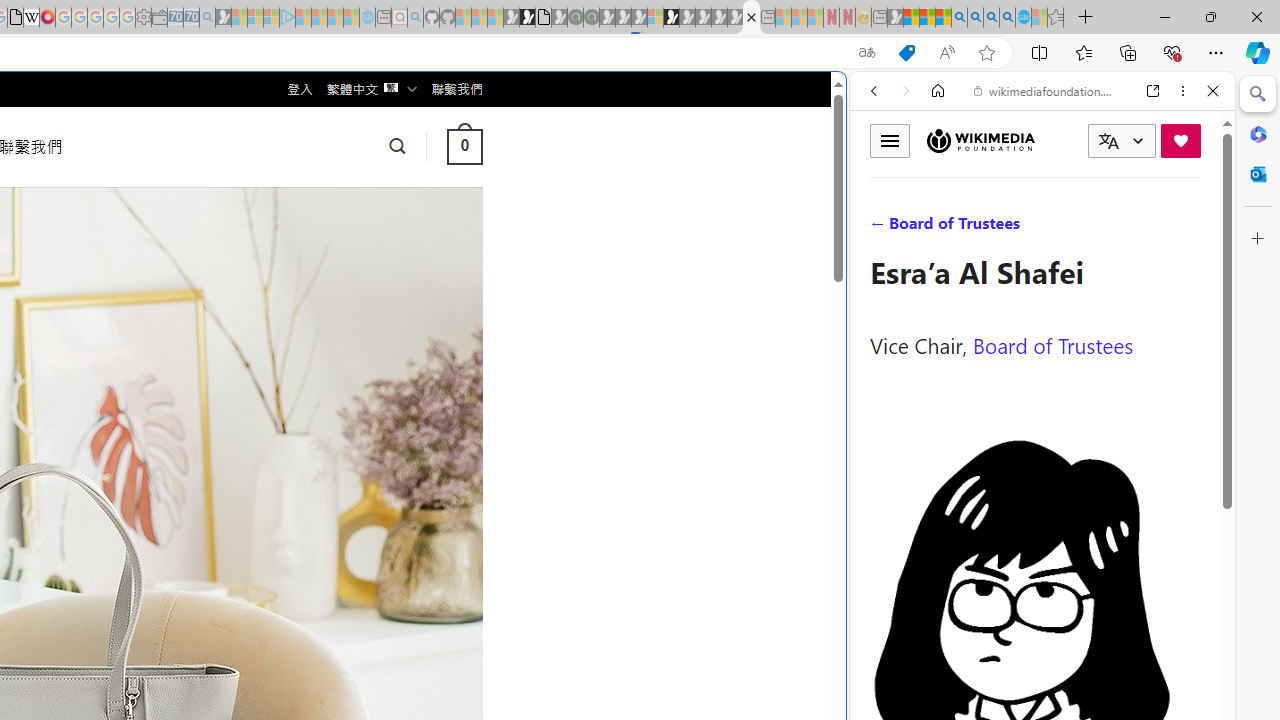  What do you see at coordinates (1023, 17) in the screenshot?
I see `'Services - Maintenance | Sky Blue Bikes - Sky Blue Bikes'` at bounding box center [1023, 17].